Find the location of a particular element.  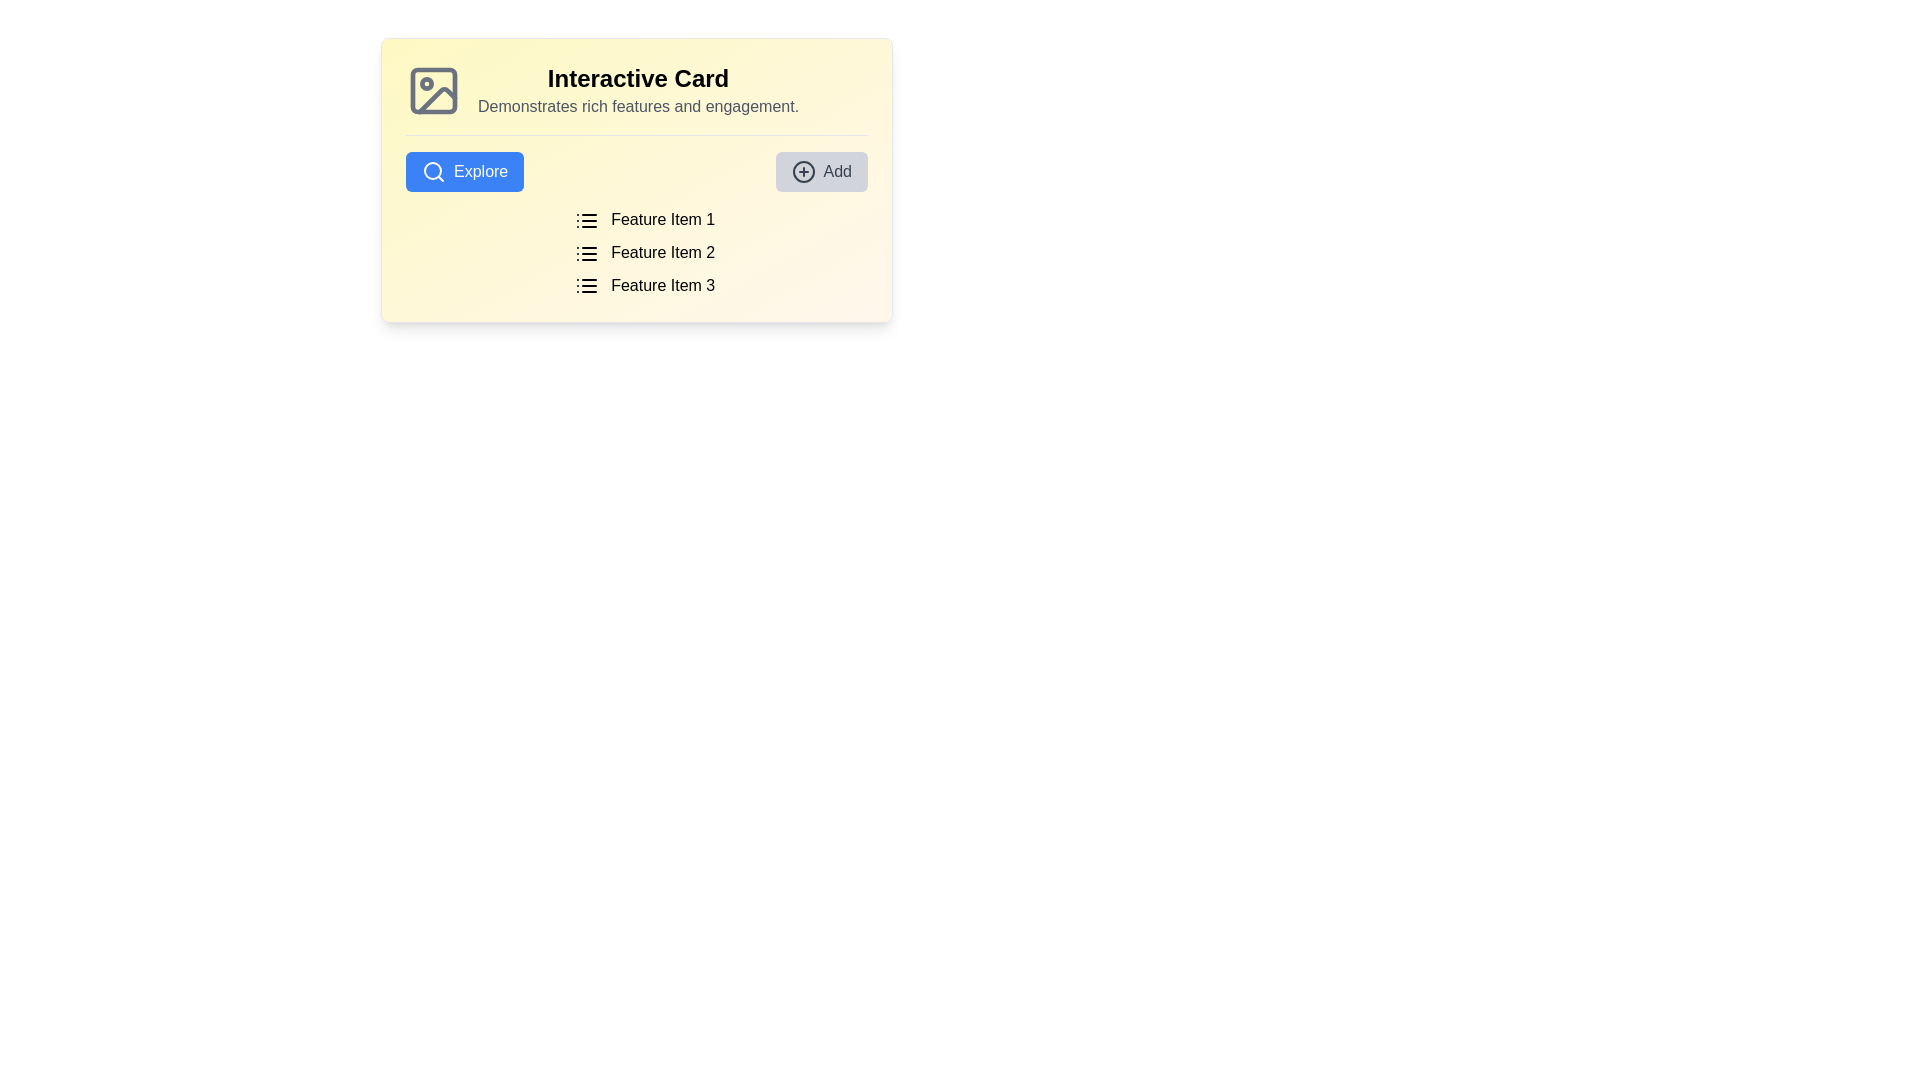

the icon located to the left of the 'Interactive Card' text within the card component is located at coordinates (432, 91).